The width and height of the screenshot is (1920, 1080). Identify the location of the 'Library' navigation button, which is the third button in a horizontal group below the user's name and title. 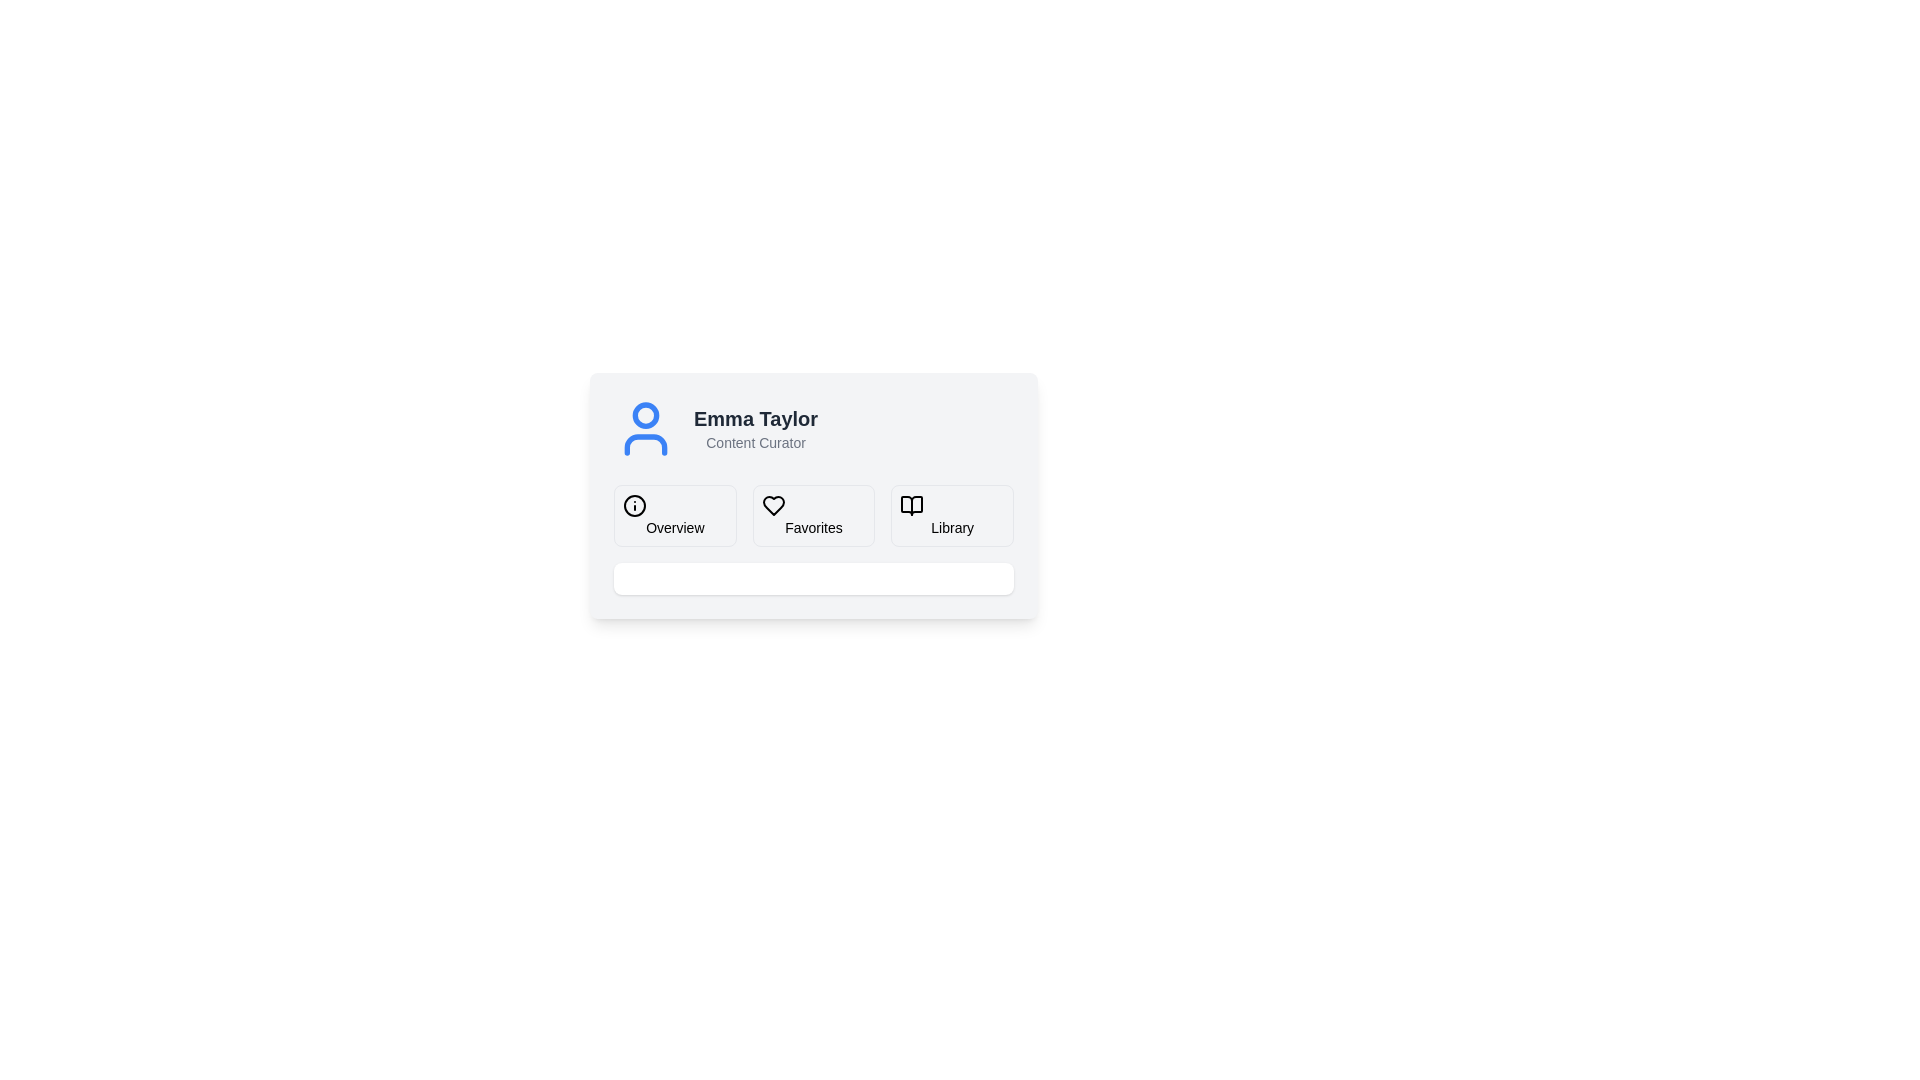
(951, 515).